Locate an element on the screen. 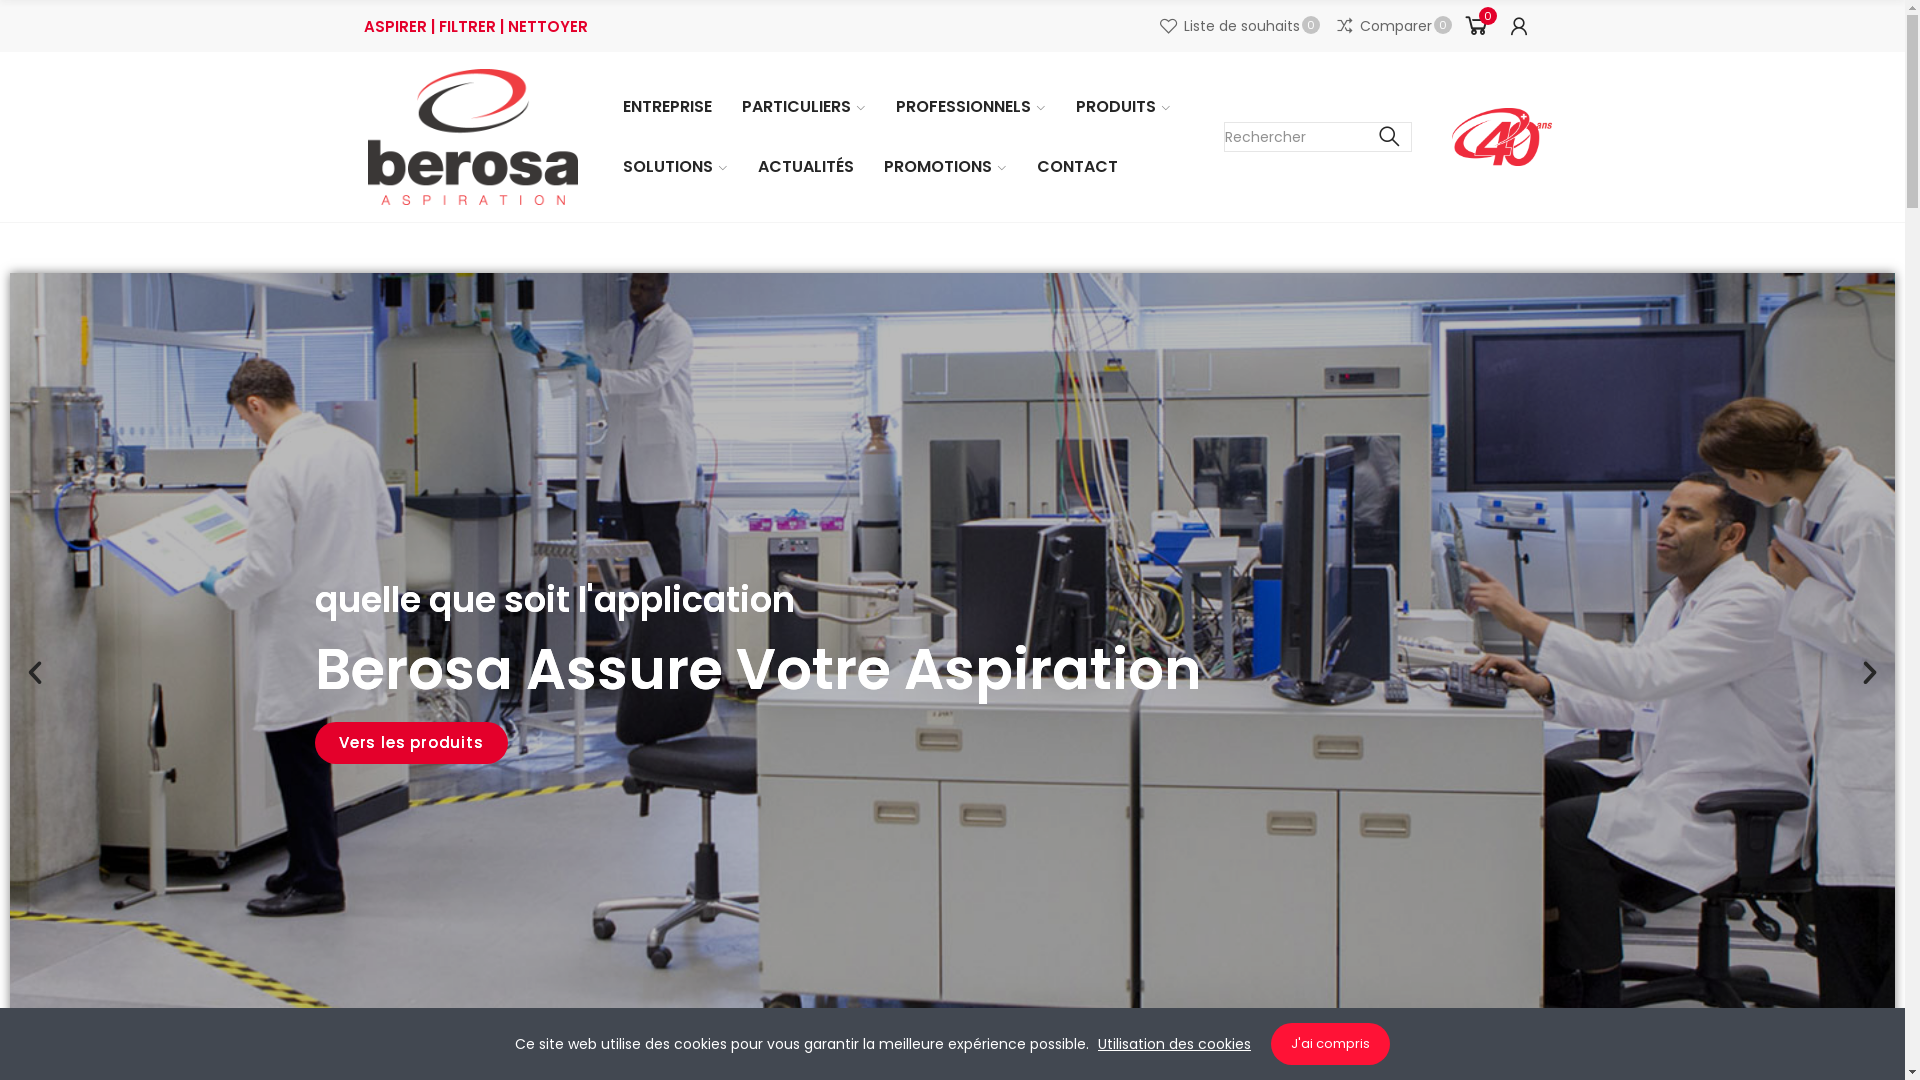 The height and width of the screenshot is (1080, 1920). 'SOLUTIONS' is located at coordinates (675, 165).